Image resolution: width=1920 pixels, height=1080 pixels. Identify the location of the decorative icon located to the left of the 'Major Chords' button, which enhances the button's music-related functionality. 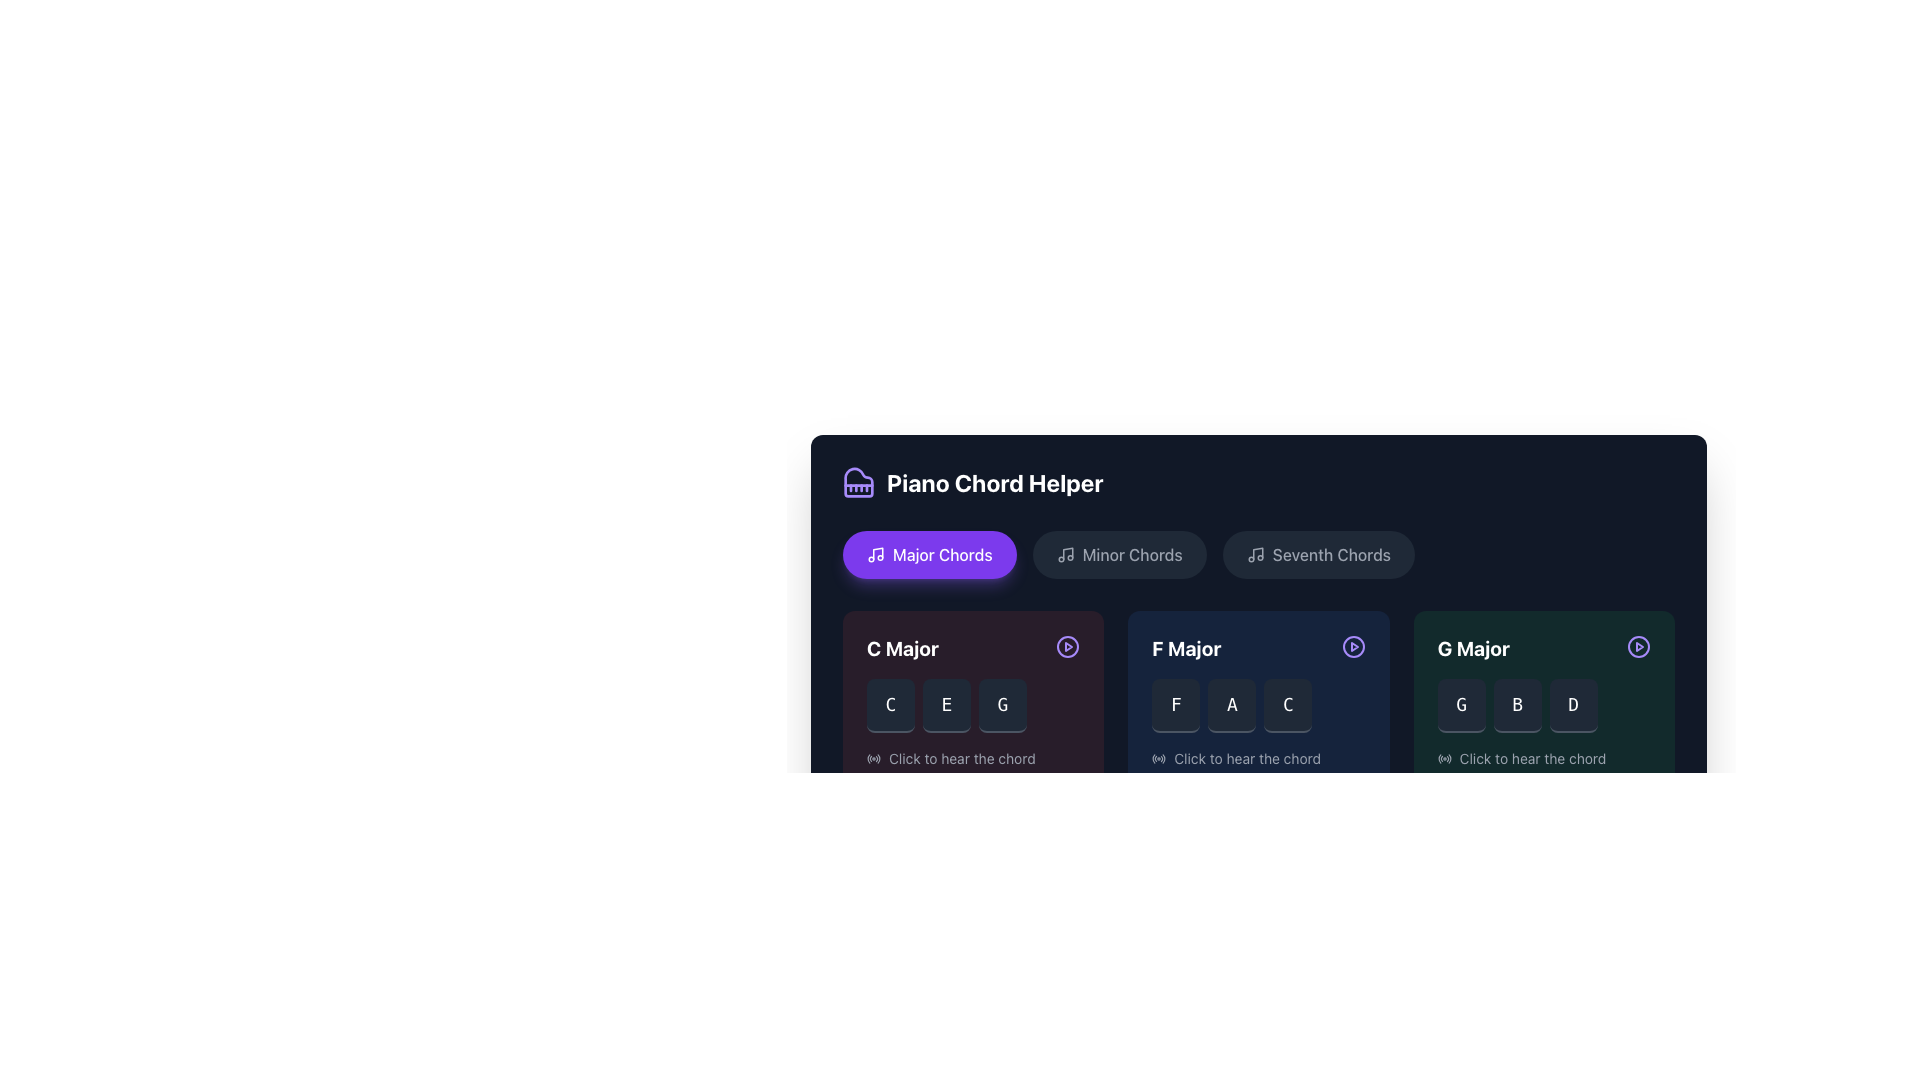
(875, 555).